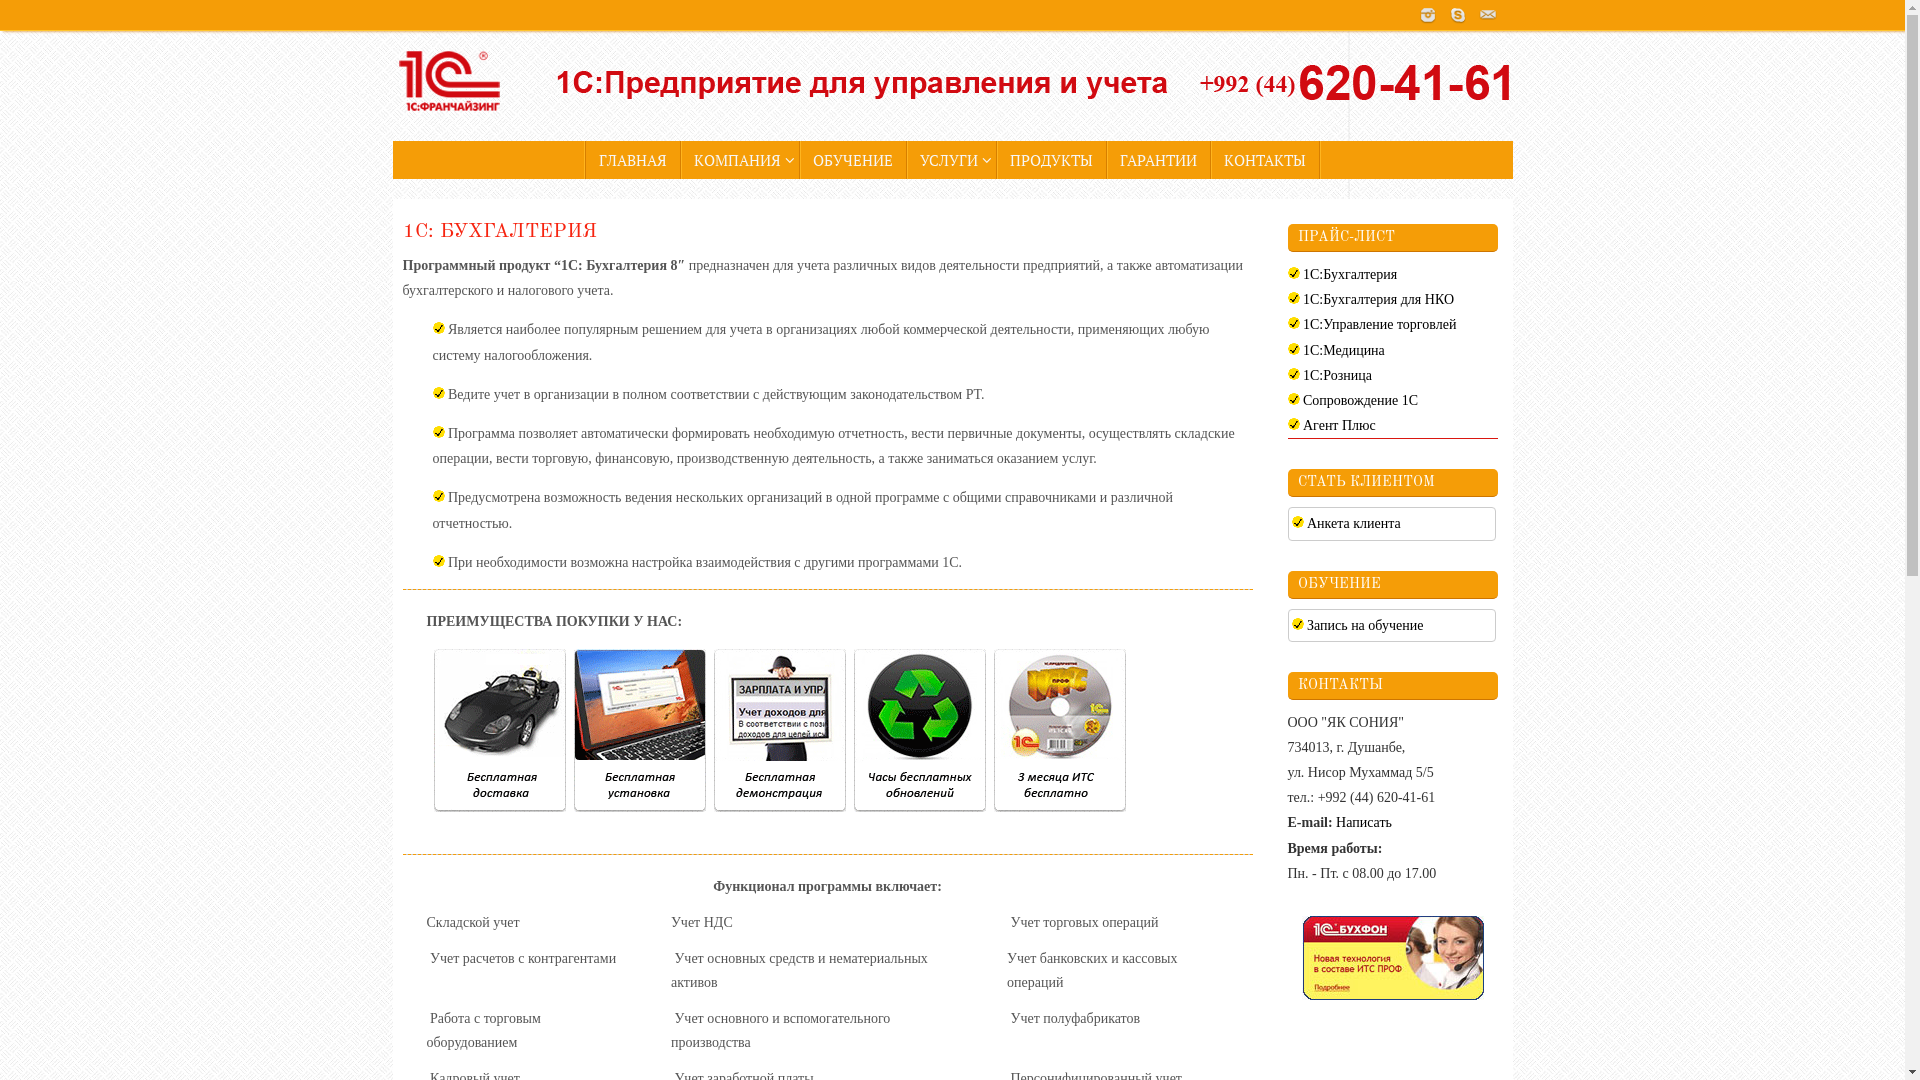 The height and width of the screenshot is (1080, 1920). Describe the element at coordinates (1472, 15) in the screenshot. I see `'Mail'` at that location.